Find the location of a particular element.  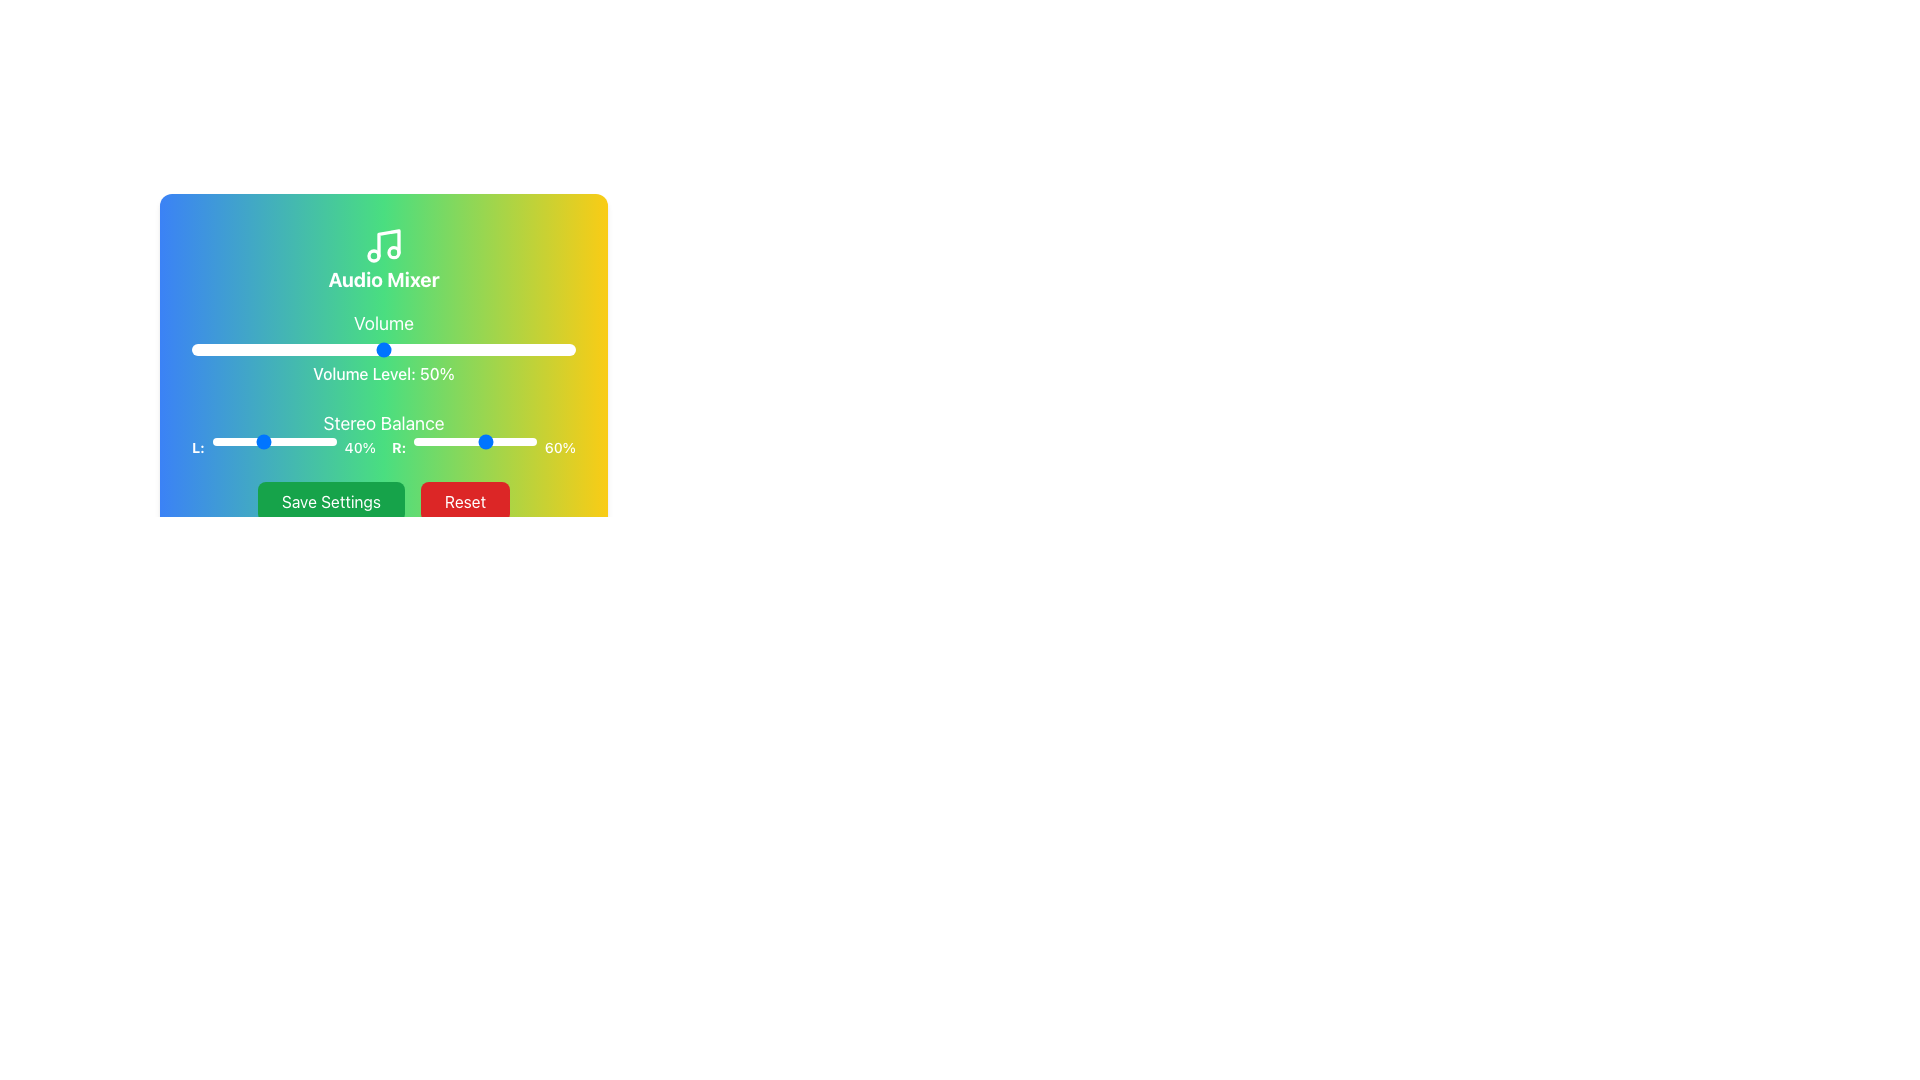

the volume is located at coordinates (514, 349).